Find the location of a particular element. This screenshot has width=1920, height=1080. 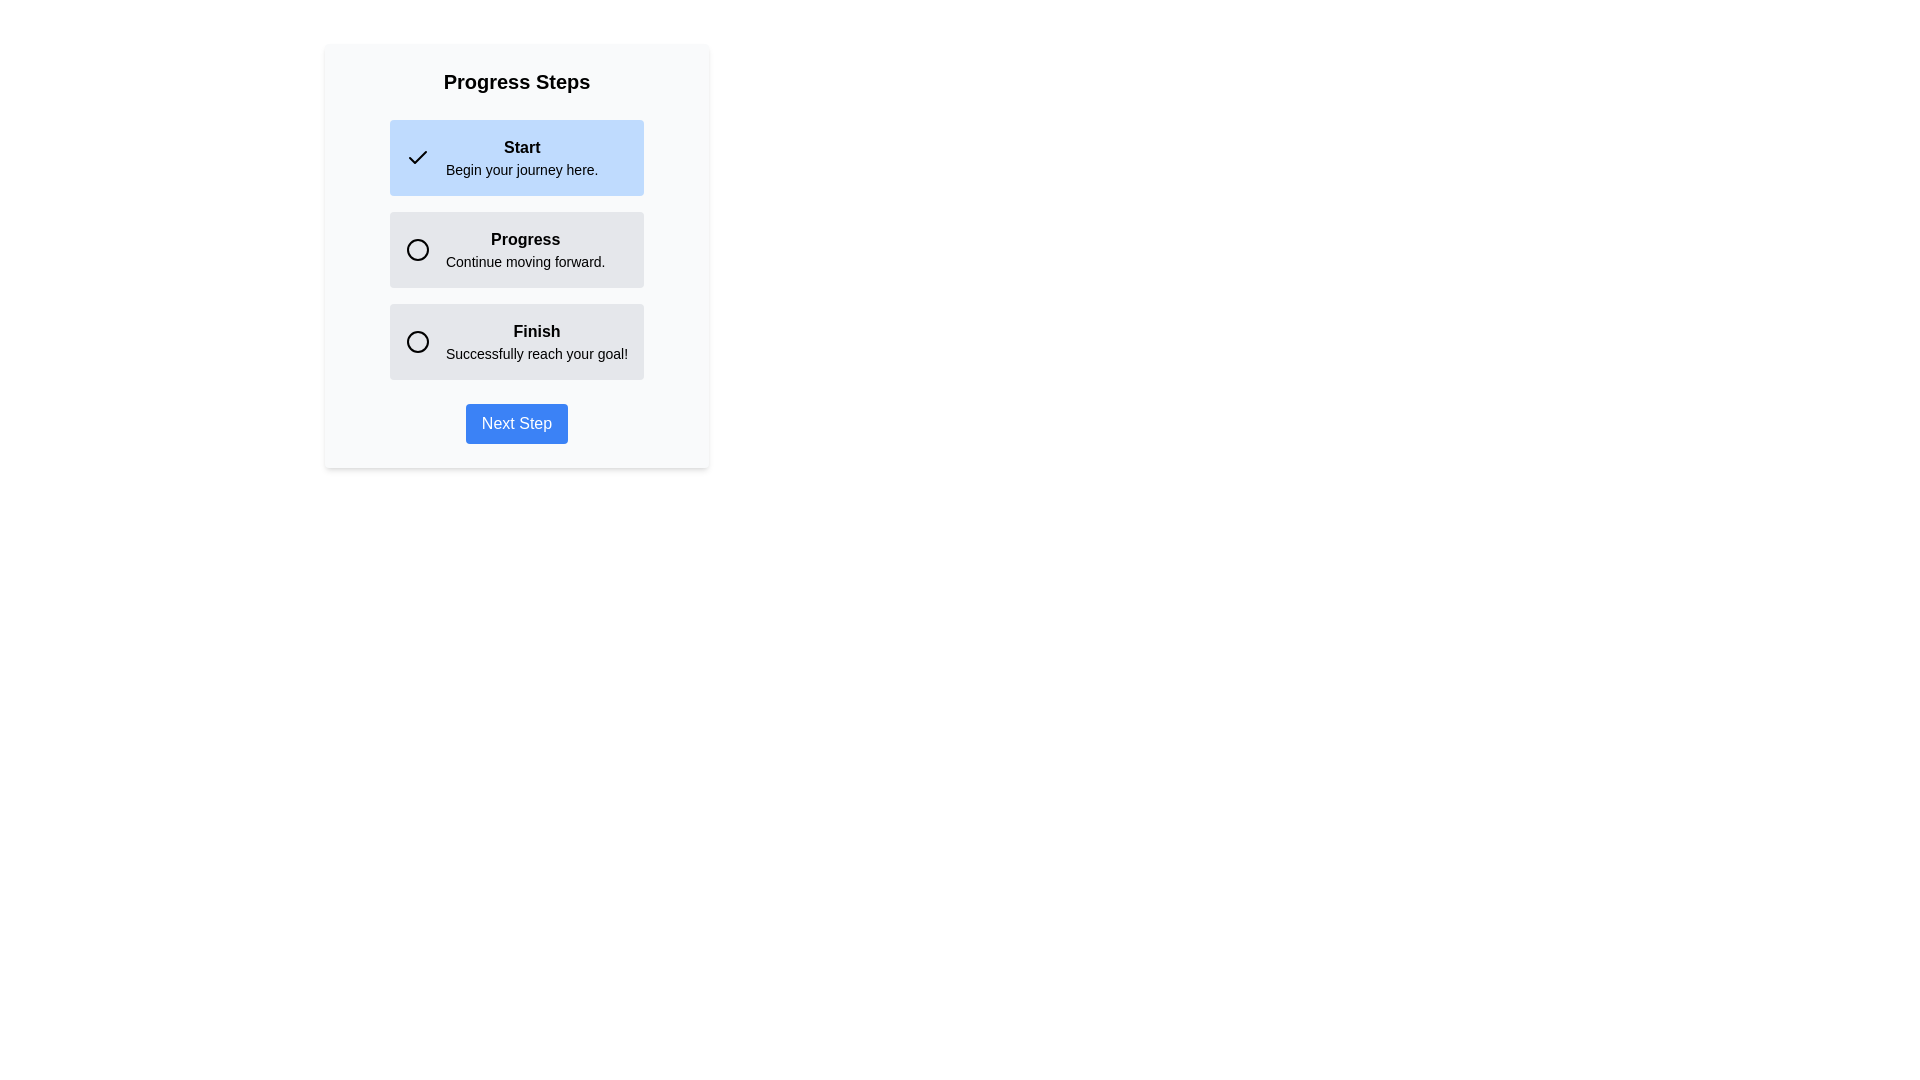

the second circle in the vertical progress indicator labeled 'Progress' to indicate its current state in the sequence of steps is located at coordinates (416, 249).